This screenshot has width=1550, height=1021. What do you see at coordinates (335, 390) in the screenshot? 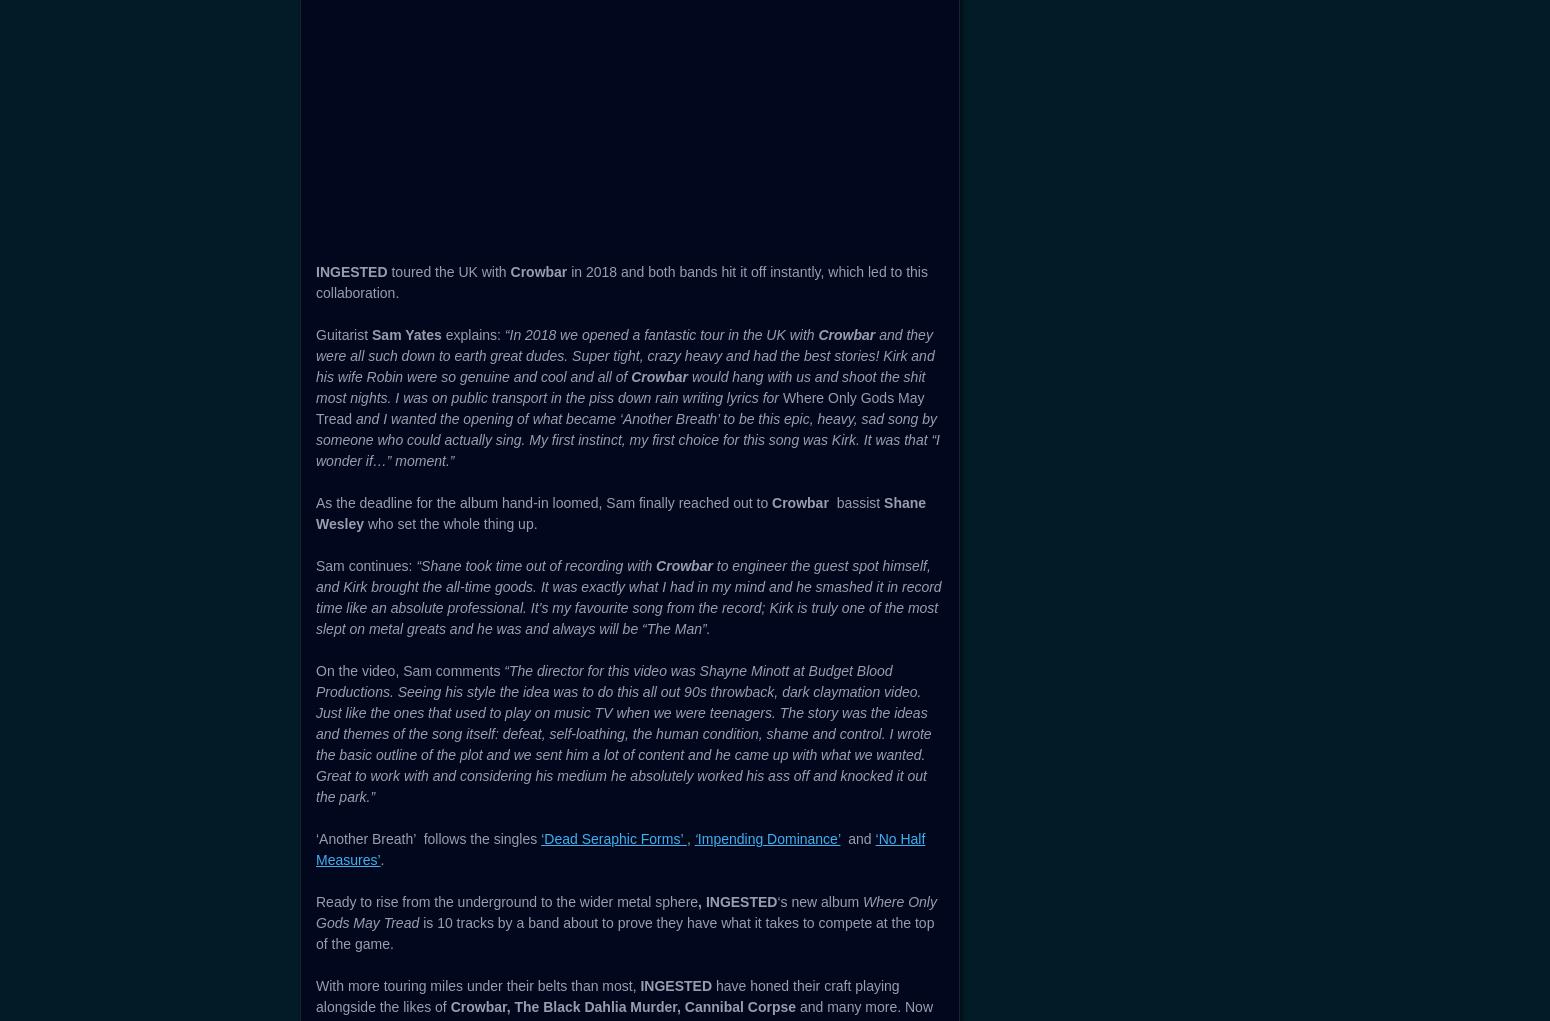
I see `'Unique Leader'` at bounding box center [335, 390].